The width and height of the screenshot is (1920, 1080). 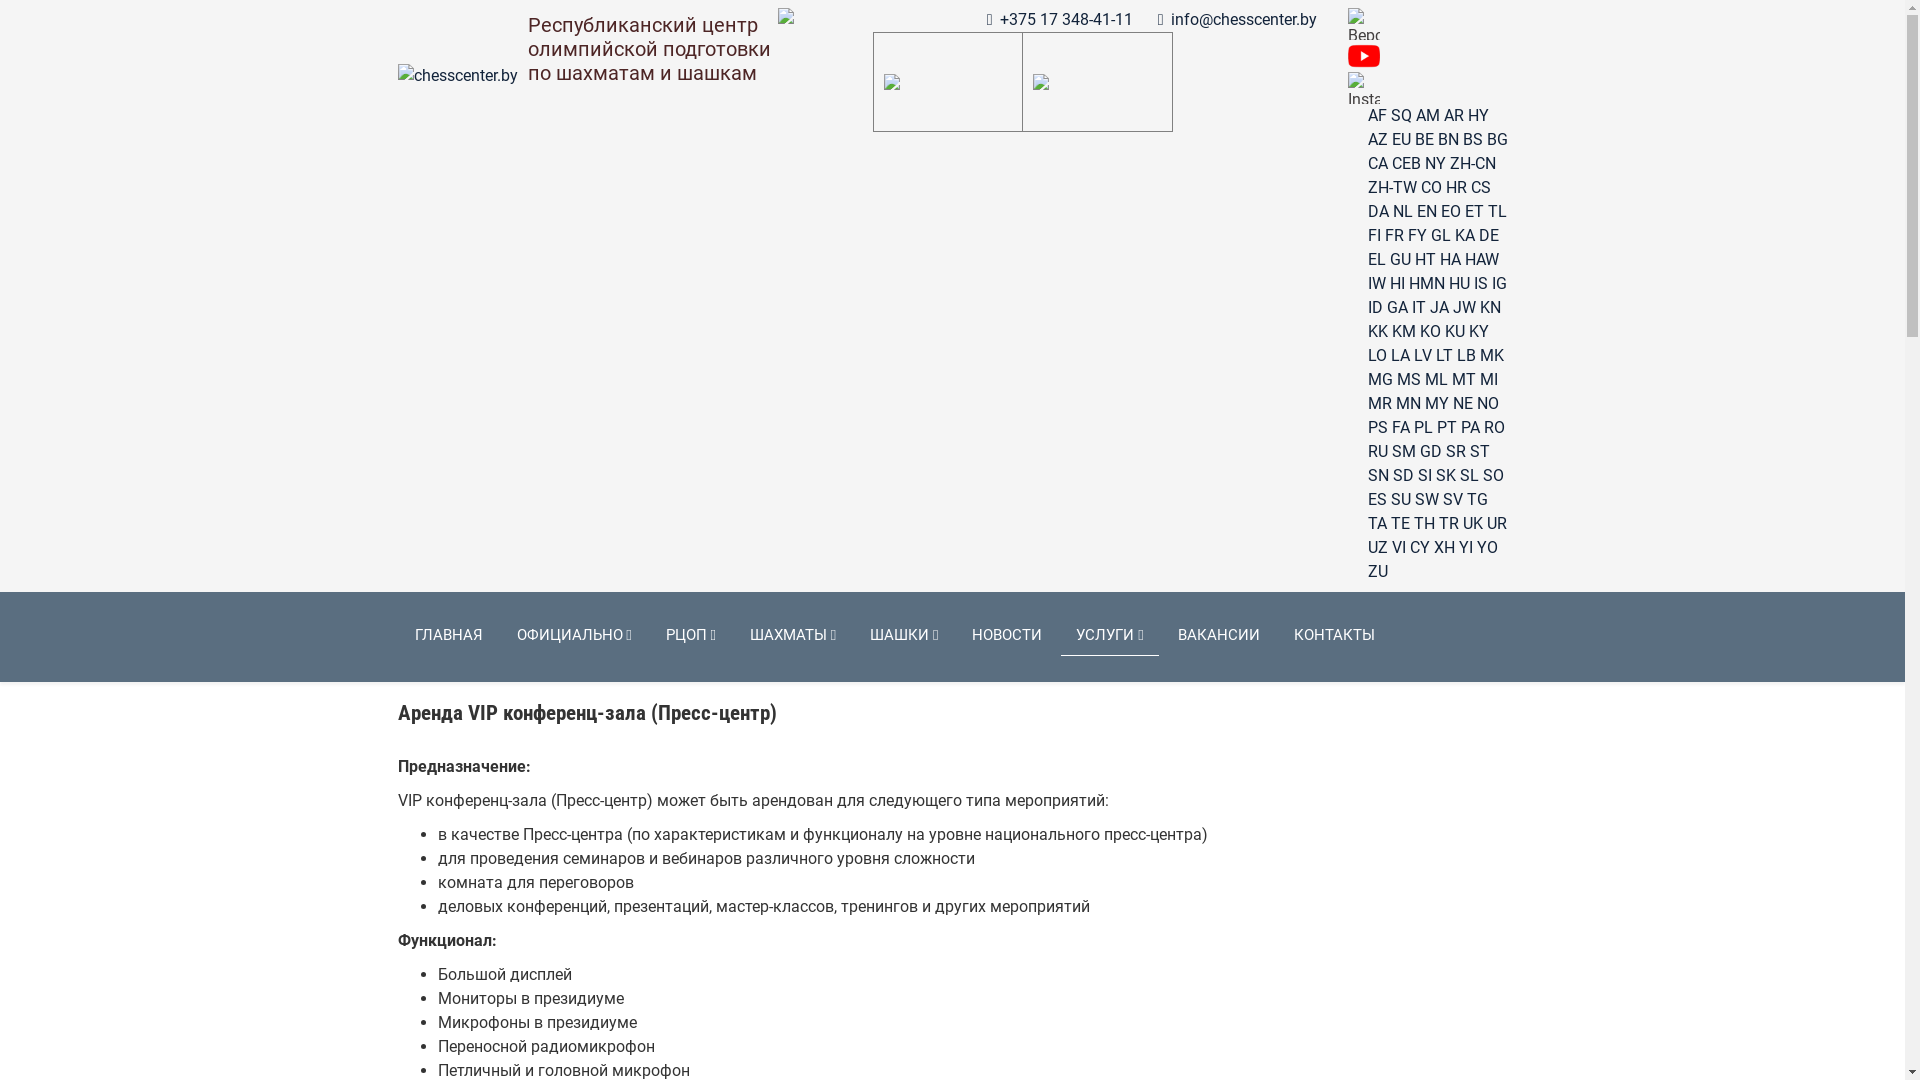 I want to click on 'CEB', so click(x=1405, y=162).